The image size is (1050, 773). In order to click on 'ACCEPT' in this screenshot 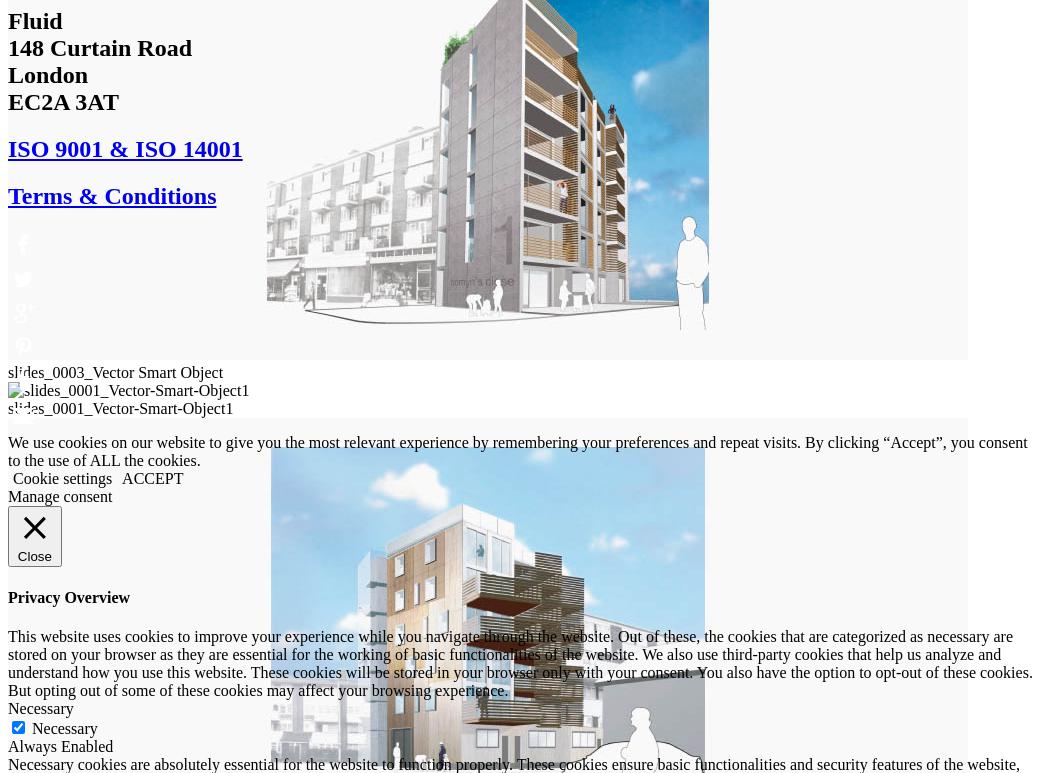, I will do `click(152, 476)`.